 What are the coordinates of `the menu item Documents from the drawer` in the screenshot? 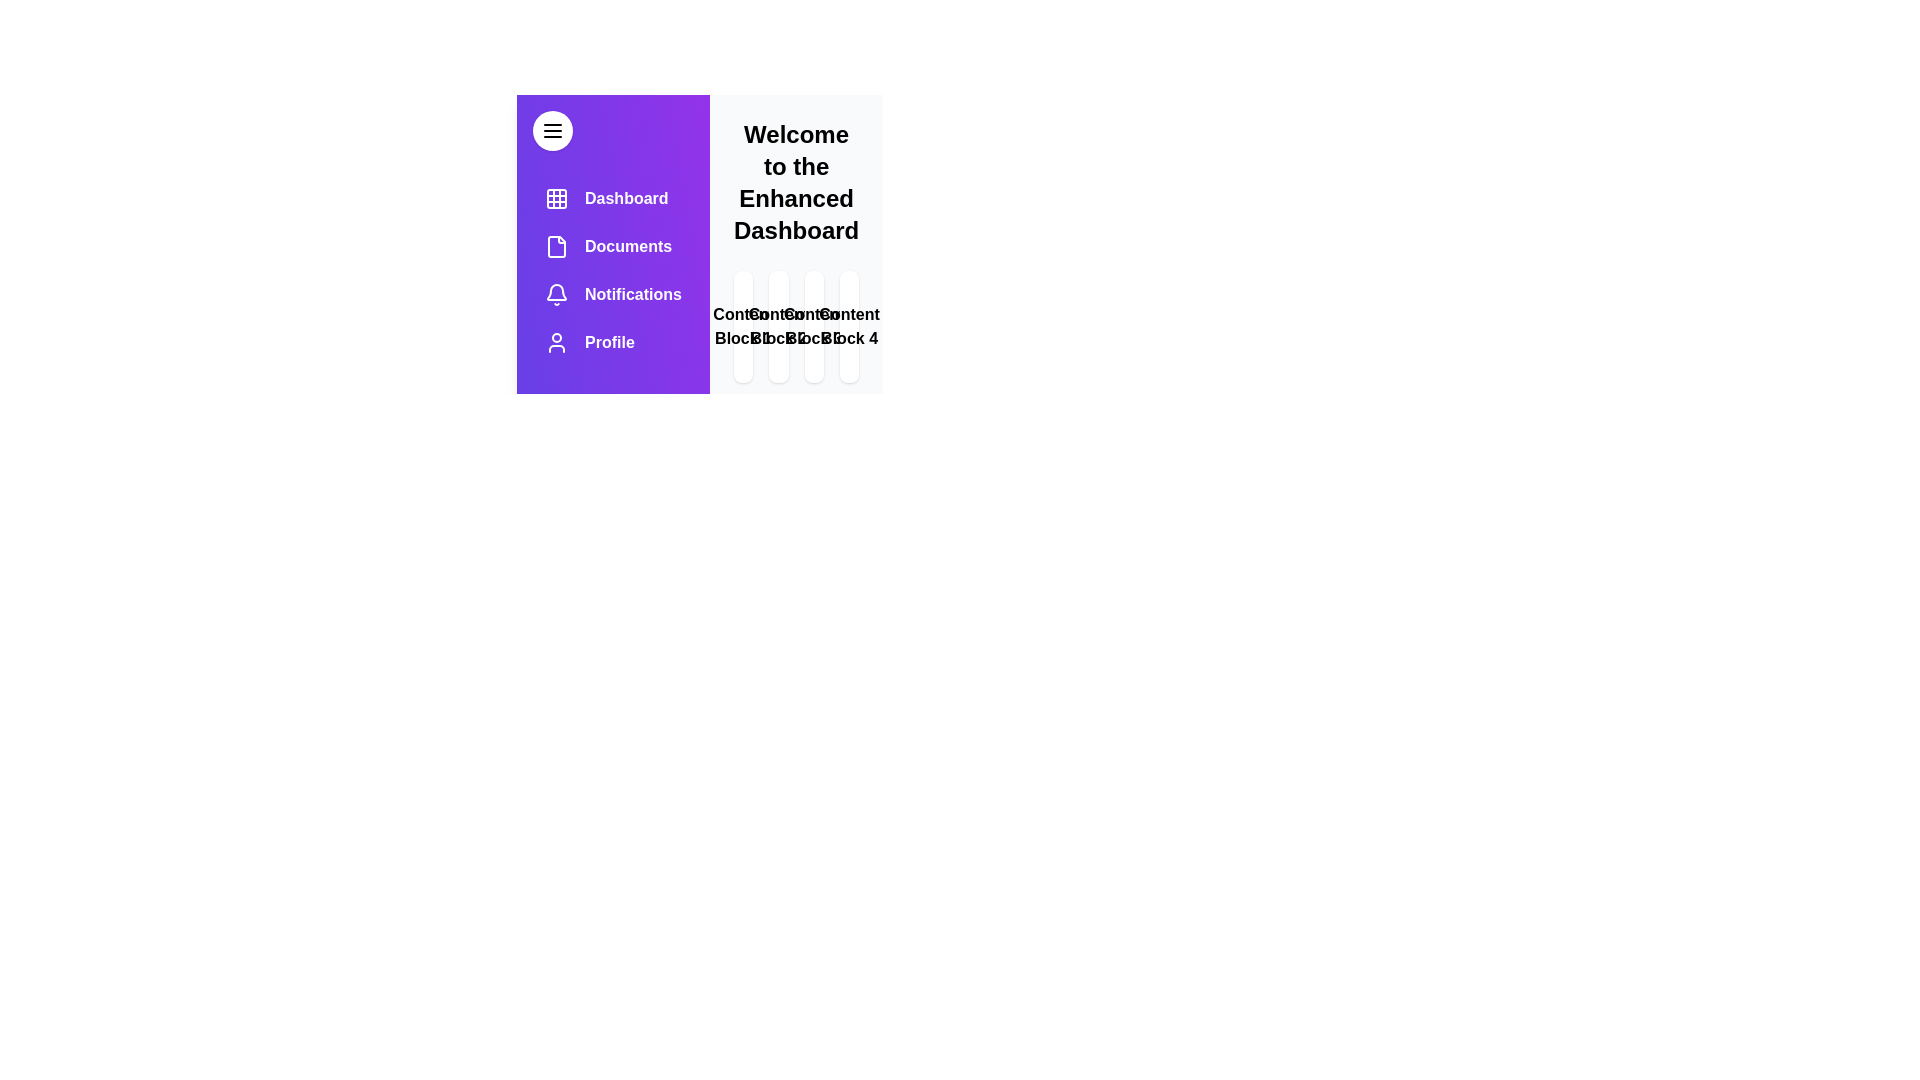 It's located at (612, 245).